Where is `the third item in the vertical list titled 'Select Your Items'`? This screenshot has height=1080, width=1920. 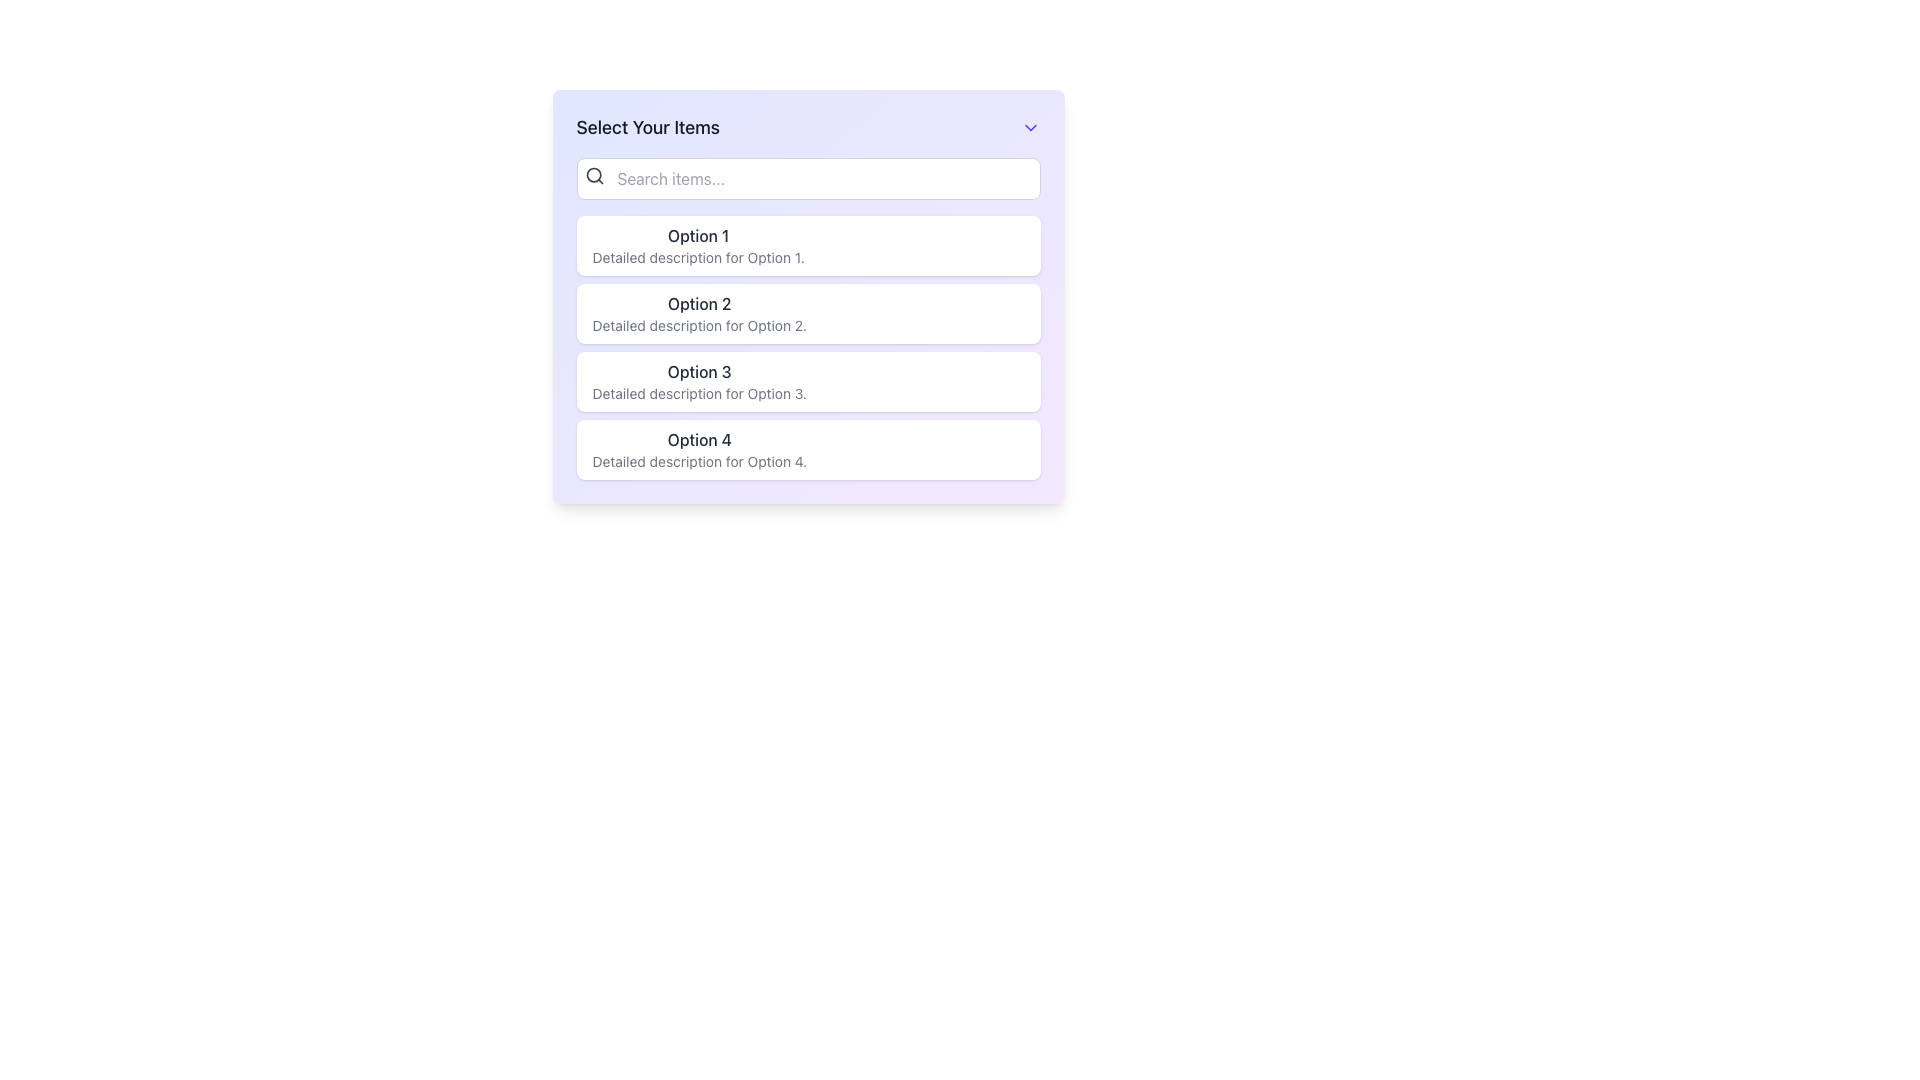
the third item in the vertical list titled 'Select Your Items' is located at coordinates (808, 381).